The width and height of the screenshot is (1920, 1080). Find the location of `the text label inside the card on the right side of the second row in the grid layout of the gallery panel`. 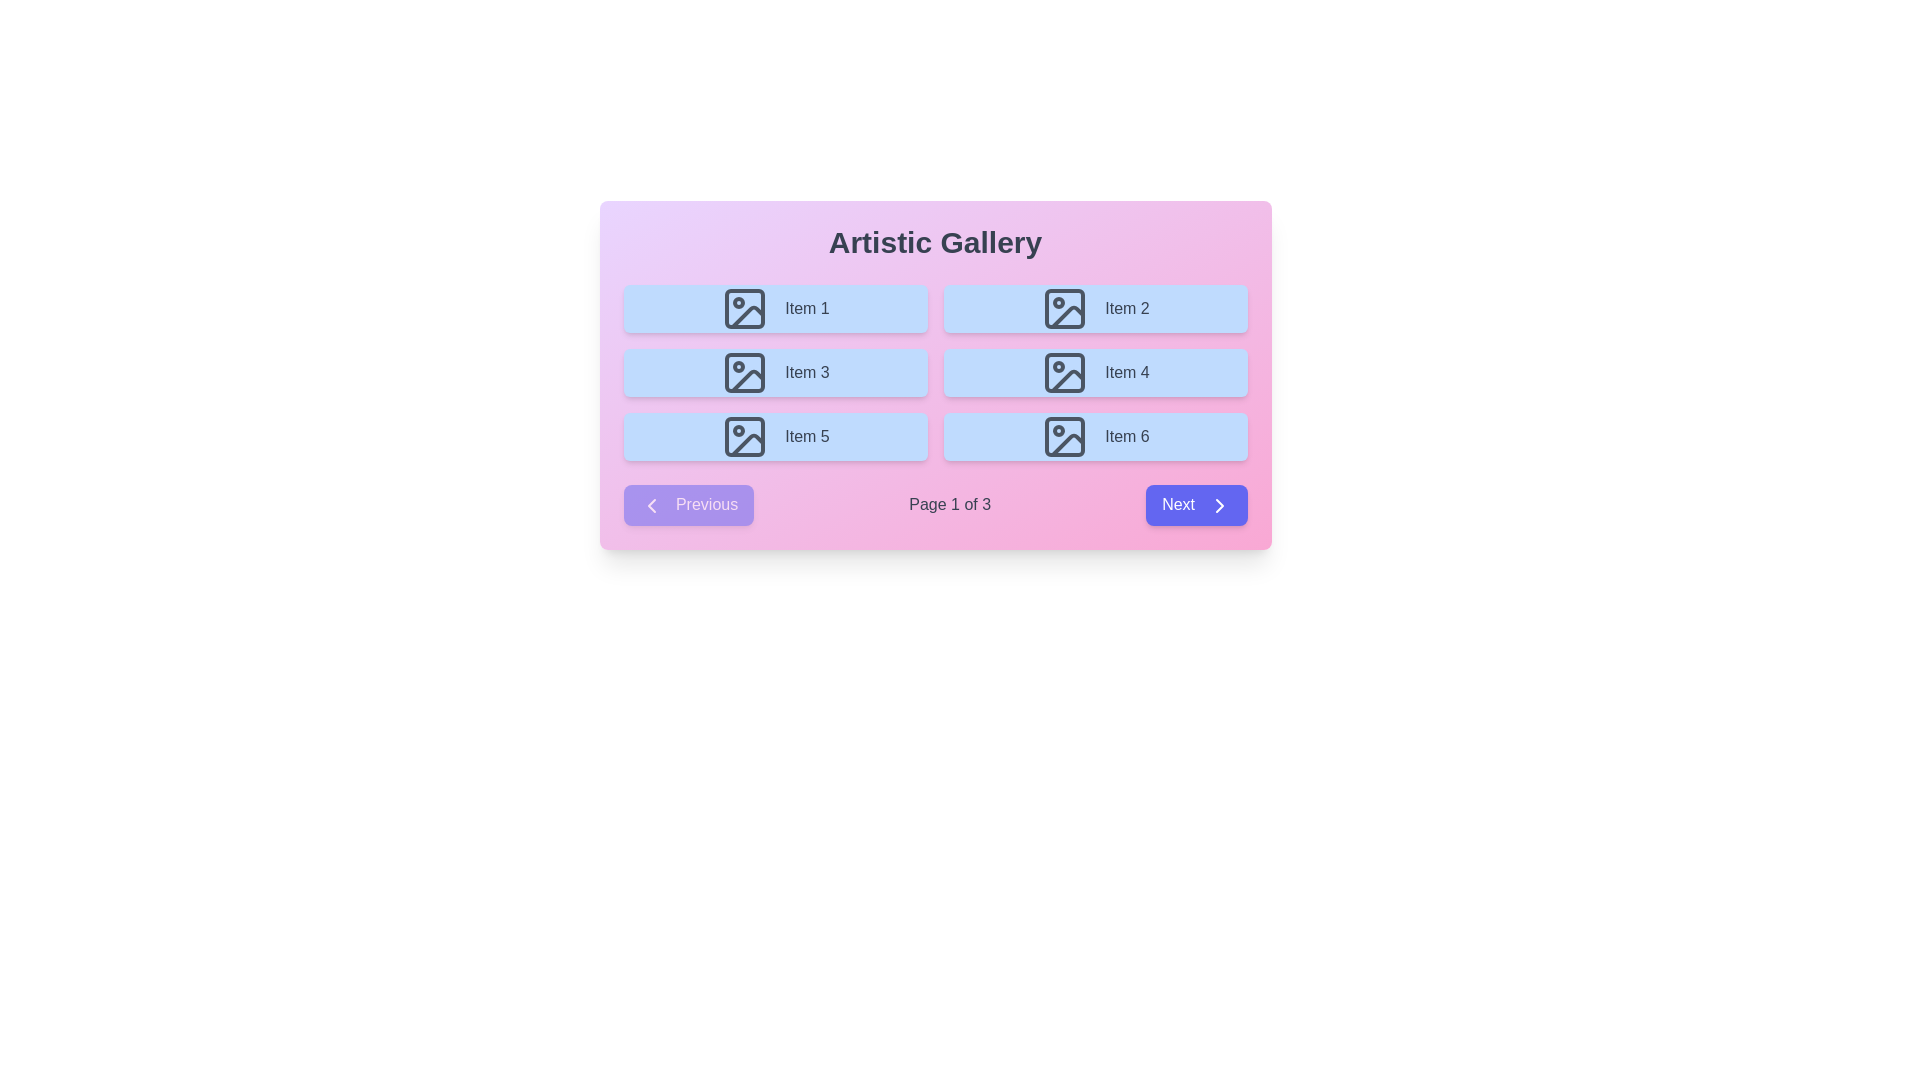

the text label inside the card on the right side of the second row in the grid layout of the gallery panel is located at coordinates (1127, 373).